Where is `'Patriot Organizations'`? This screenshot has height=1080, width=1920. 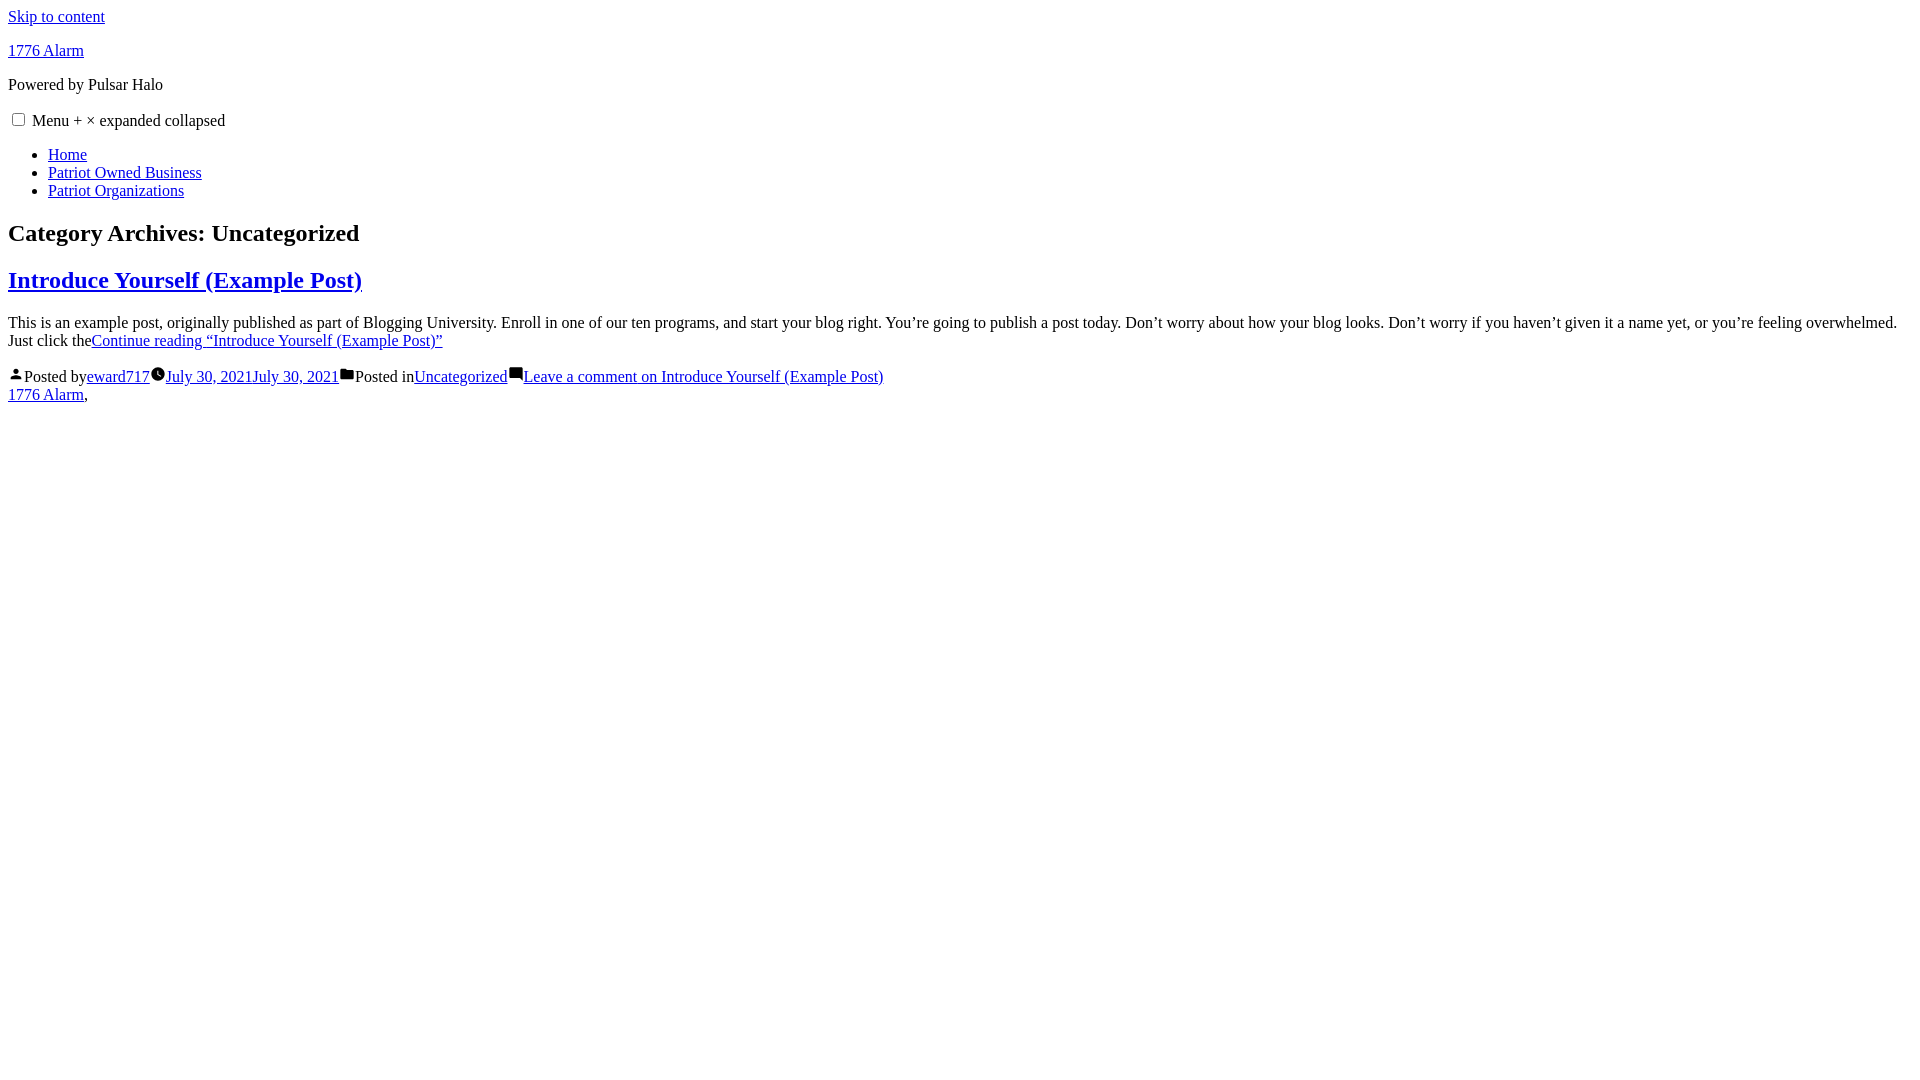
'Patriot Organizations' is located at coordinates (114, 190).